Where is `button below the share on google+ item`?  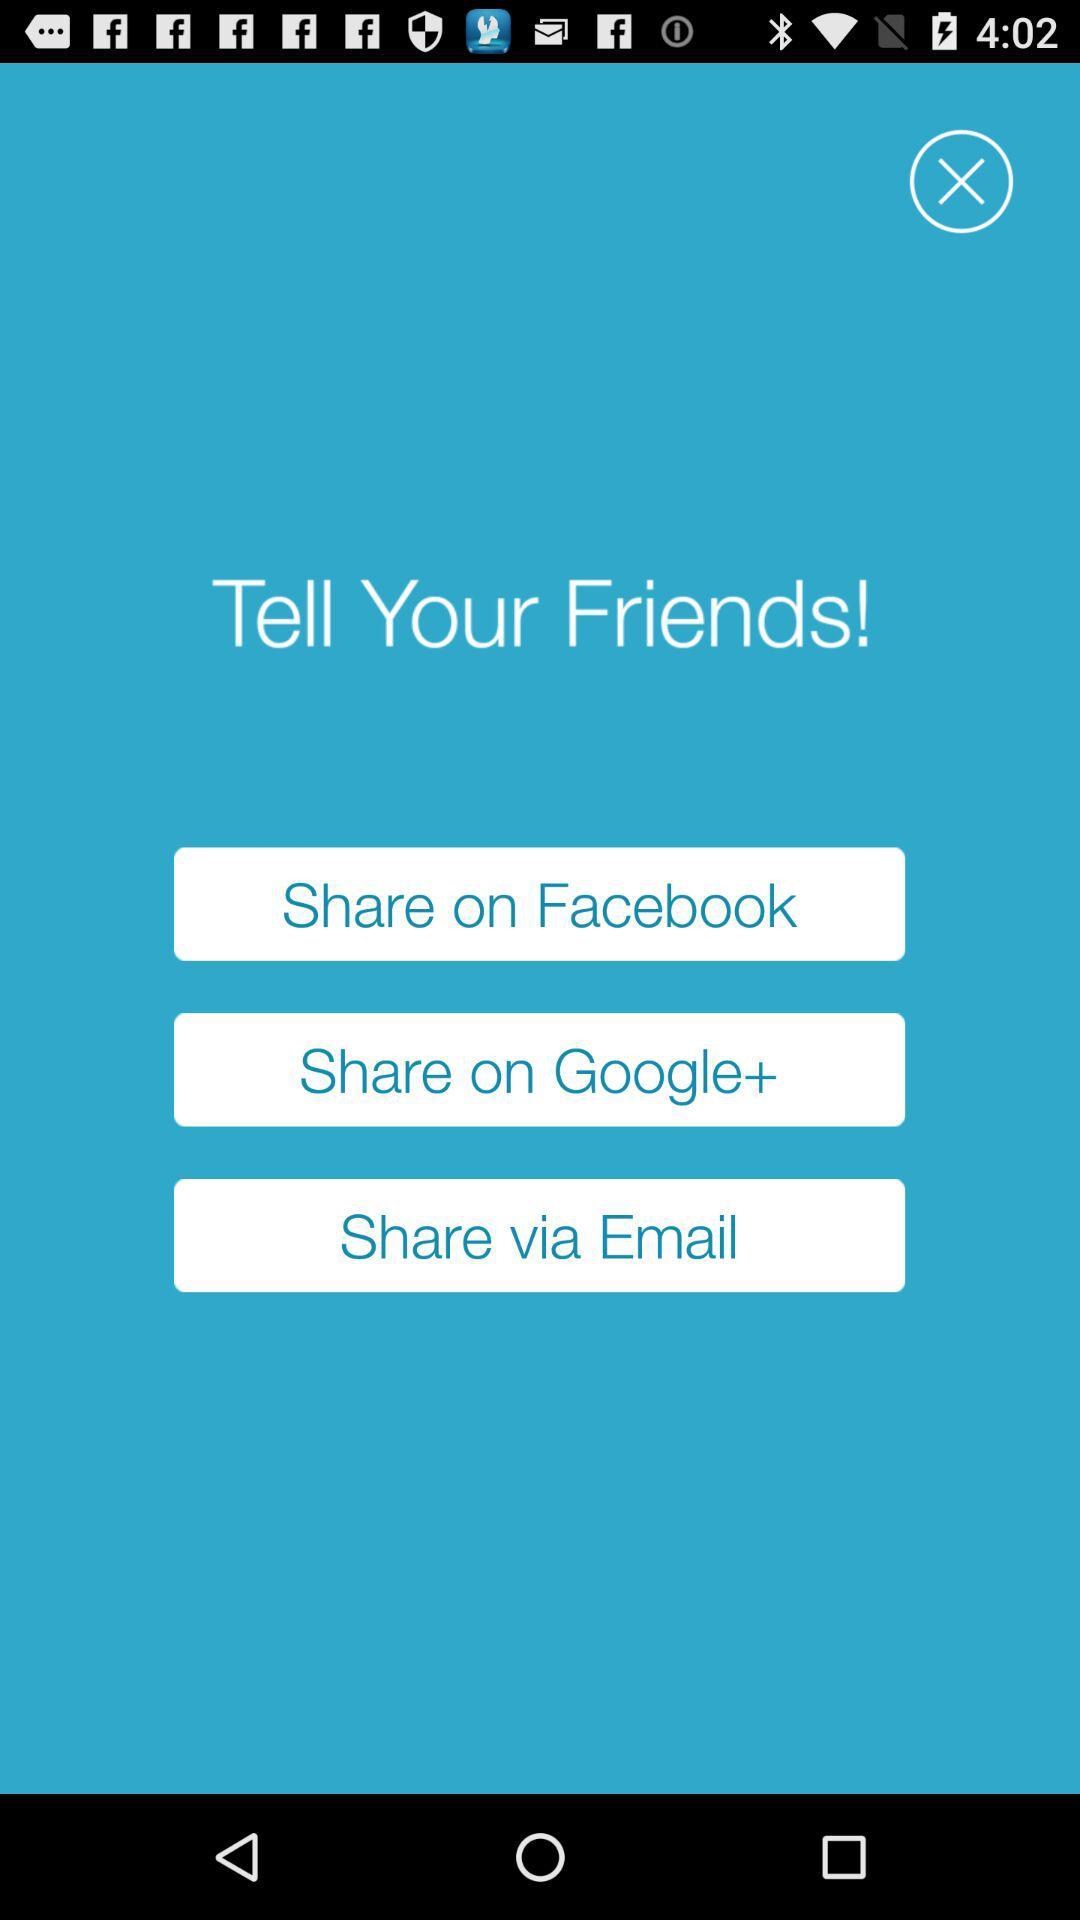
button below the share on google+ item is located at coordinates (538, 1234).